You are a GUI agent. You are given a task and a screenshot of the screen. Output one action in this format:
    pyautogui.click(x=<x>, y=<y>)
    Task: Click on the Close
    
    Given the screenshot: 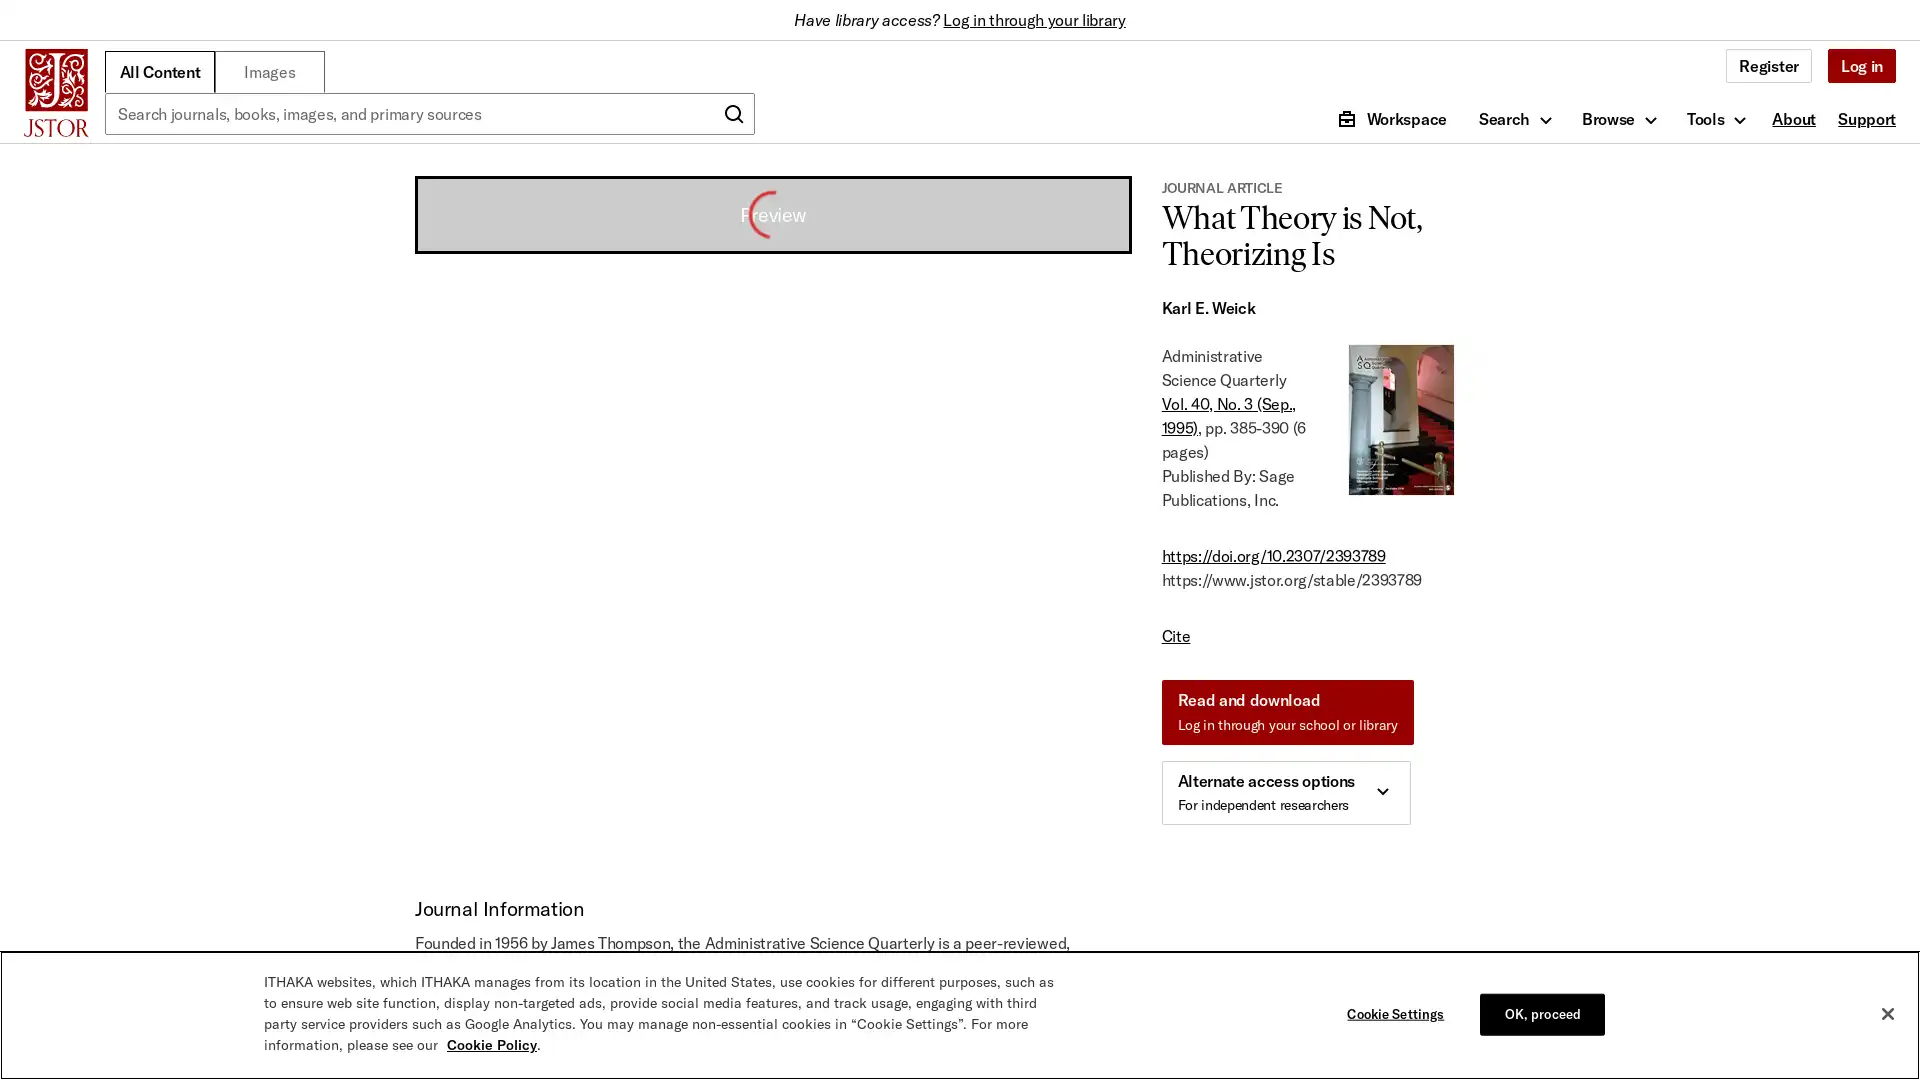 What is the action you would take?
    pyautogui.click(x=1886, y=1014)
    